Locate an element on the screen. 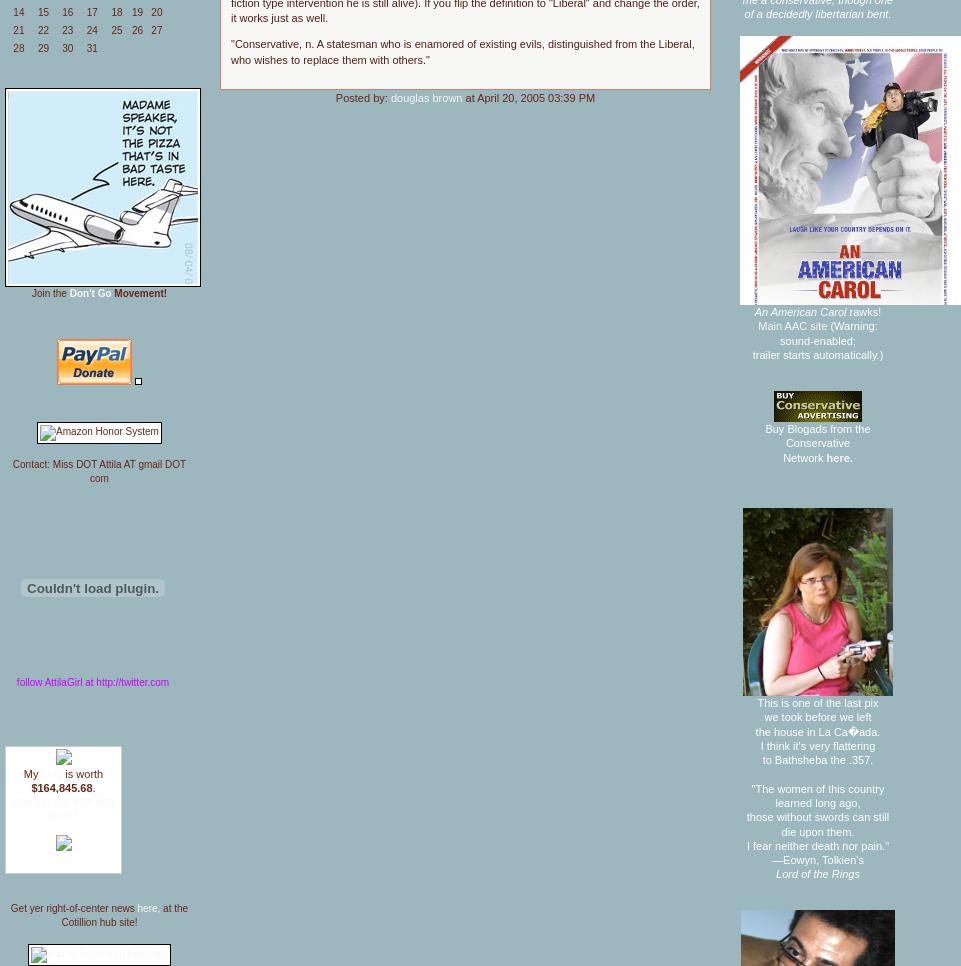 The image size is (961, 966). 'at April 20, 2005 03:39 PM' is located at coordinates (528, 96).